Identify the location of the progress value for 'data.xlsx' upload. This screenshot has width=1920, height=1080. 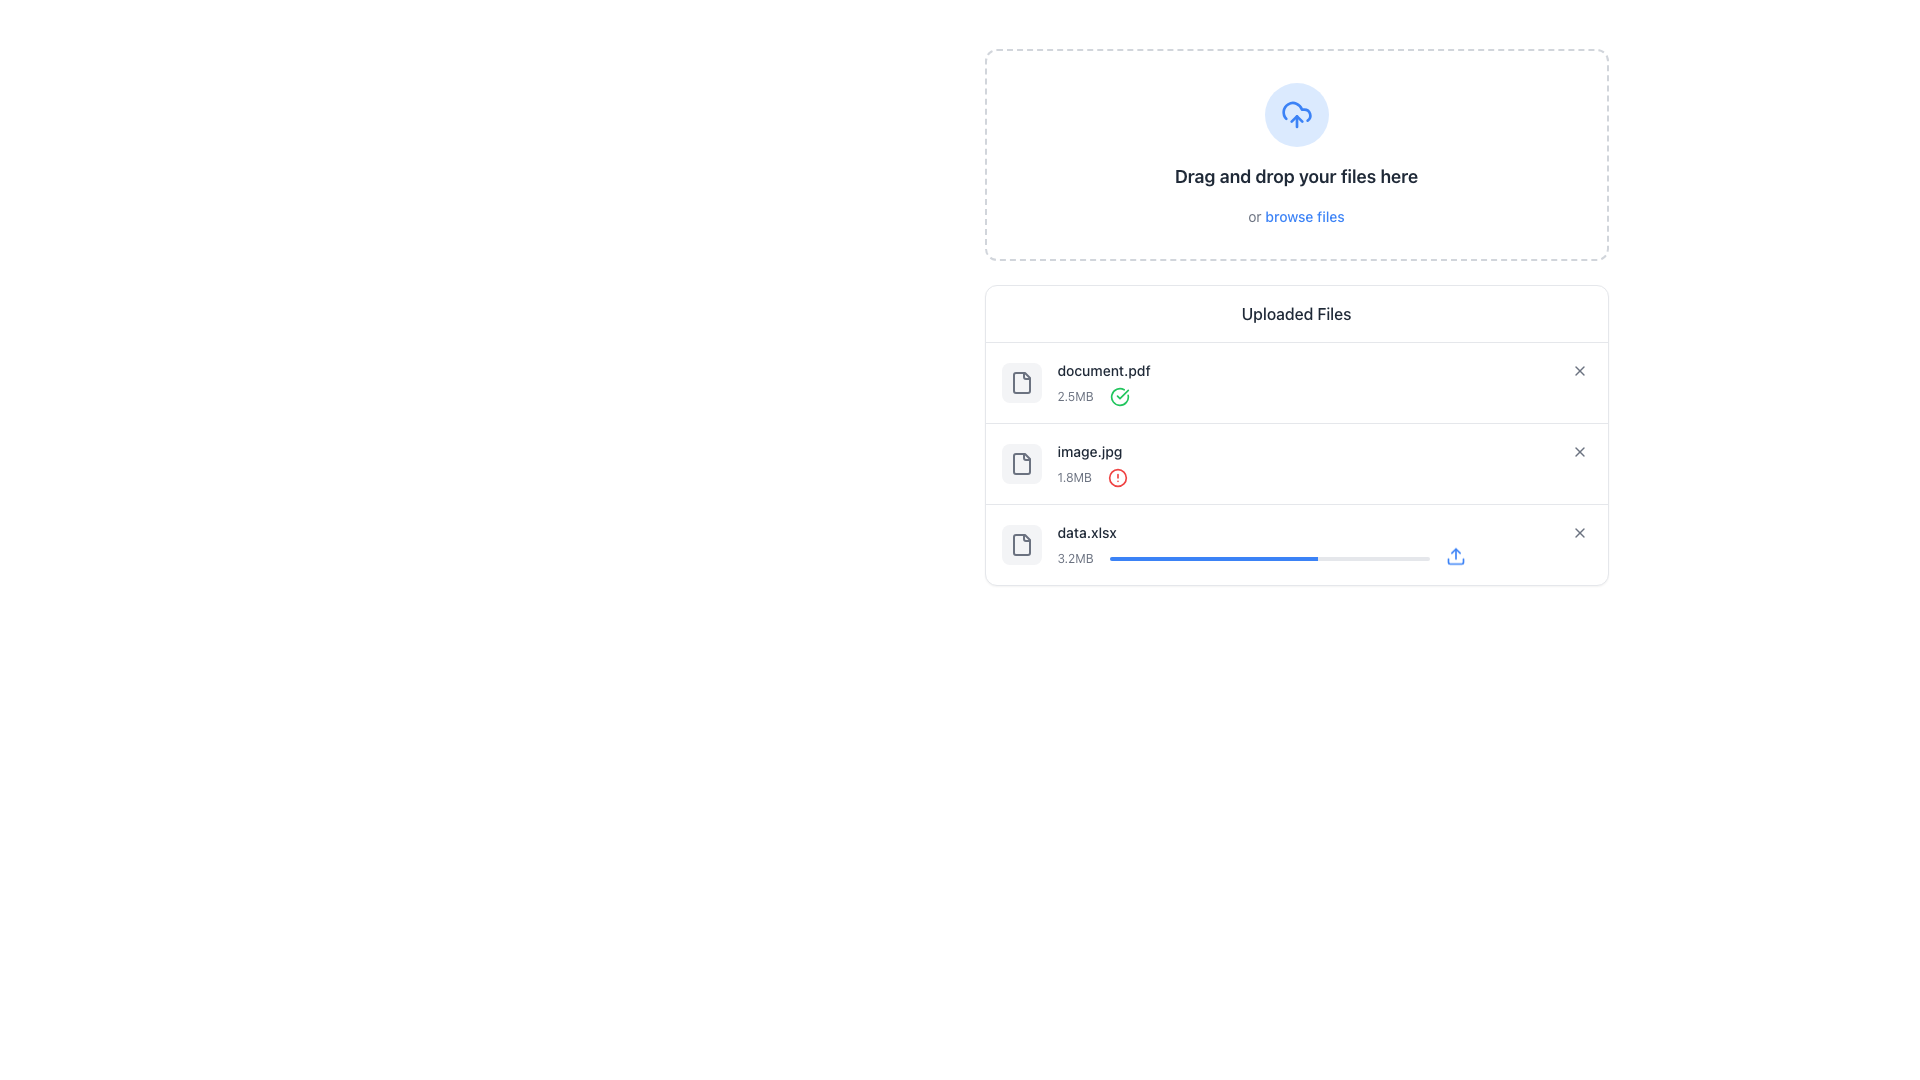
(1178, 559).